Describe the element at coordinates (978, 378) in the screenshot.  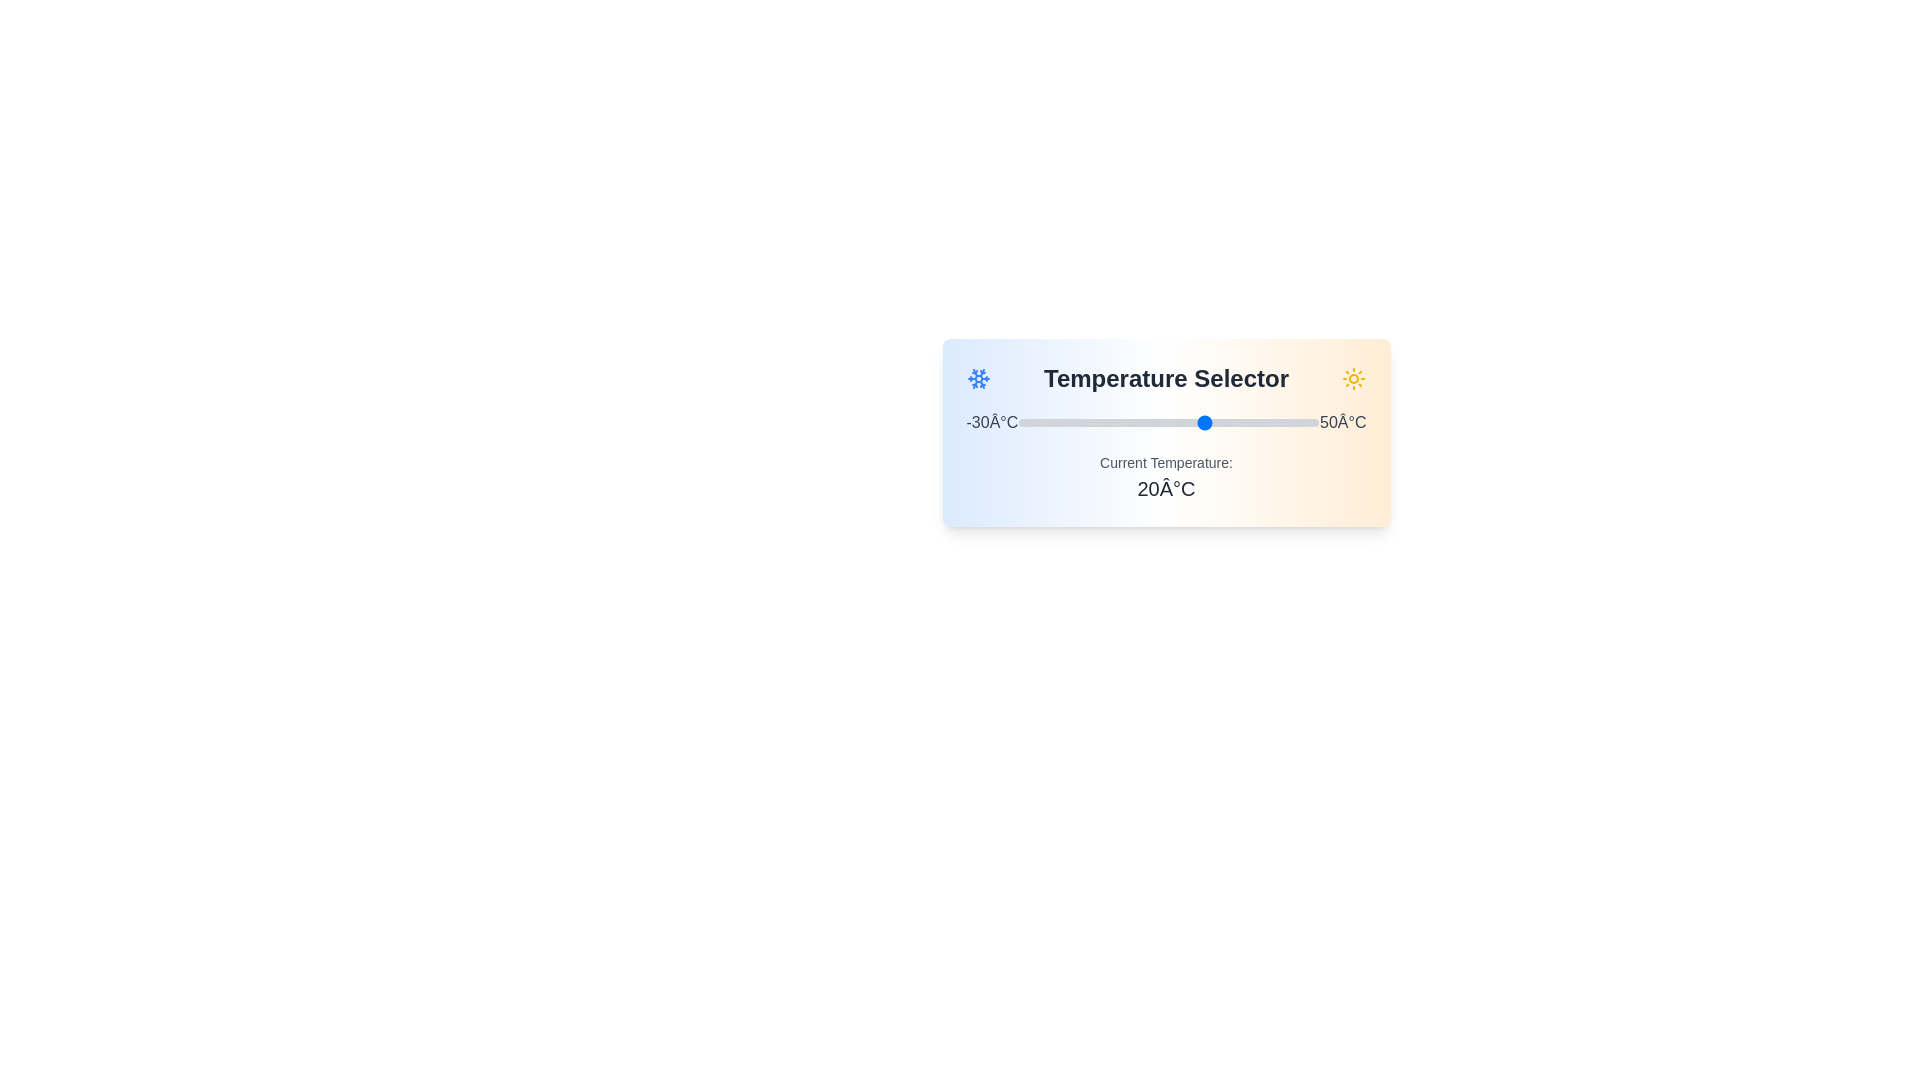
I see `the temperature icon located on the left side of the 'Temperature Selector' bar, which indicates a cooling feature` at that location.